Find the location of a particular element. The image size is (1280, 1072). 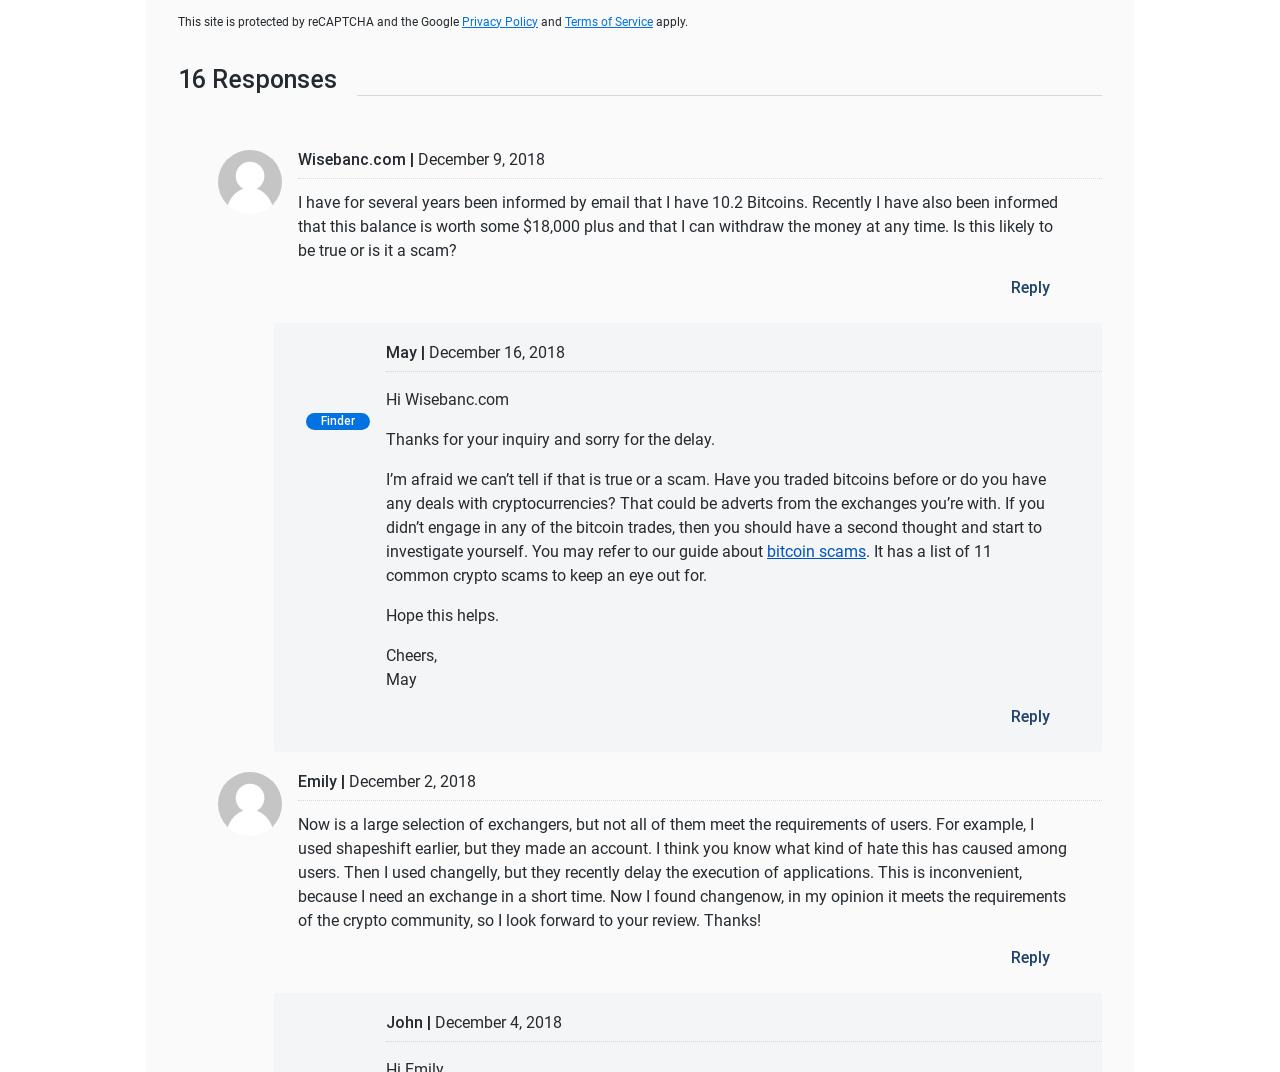

'This site is protected by reCAPTCHA and the Google' is located at coordinates (320, 20).